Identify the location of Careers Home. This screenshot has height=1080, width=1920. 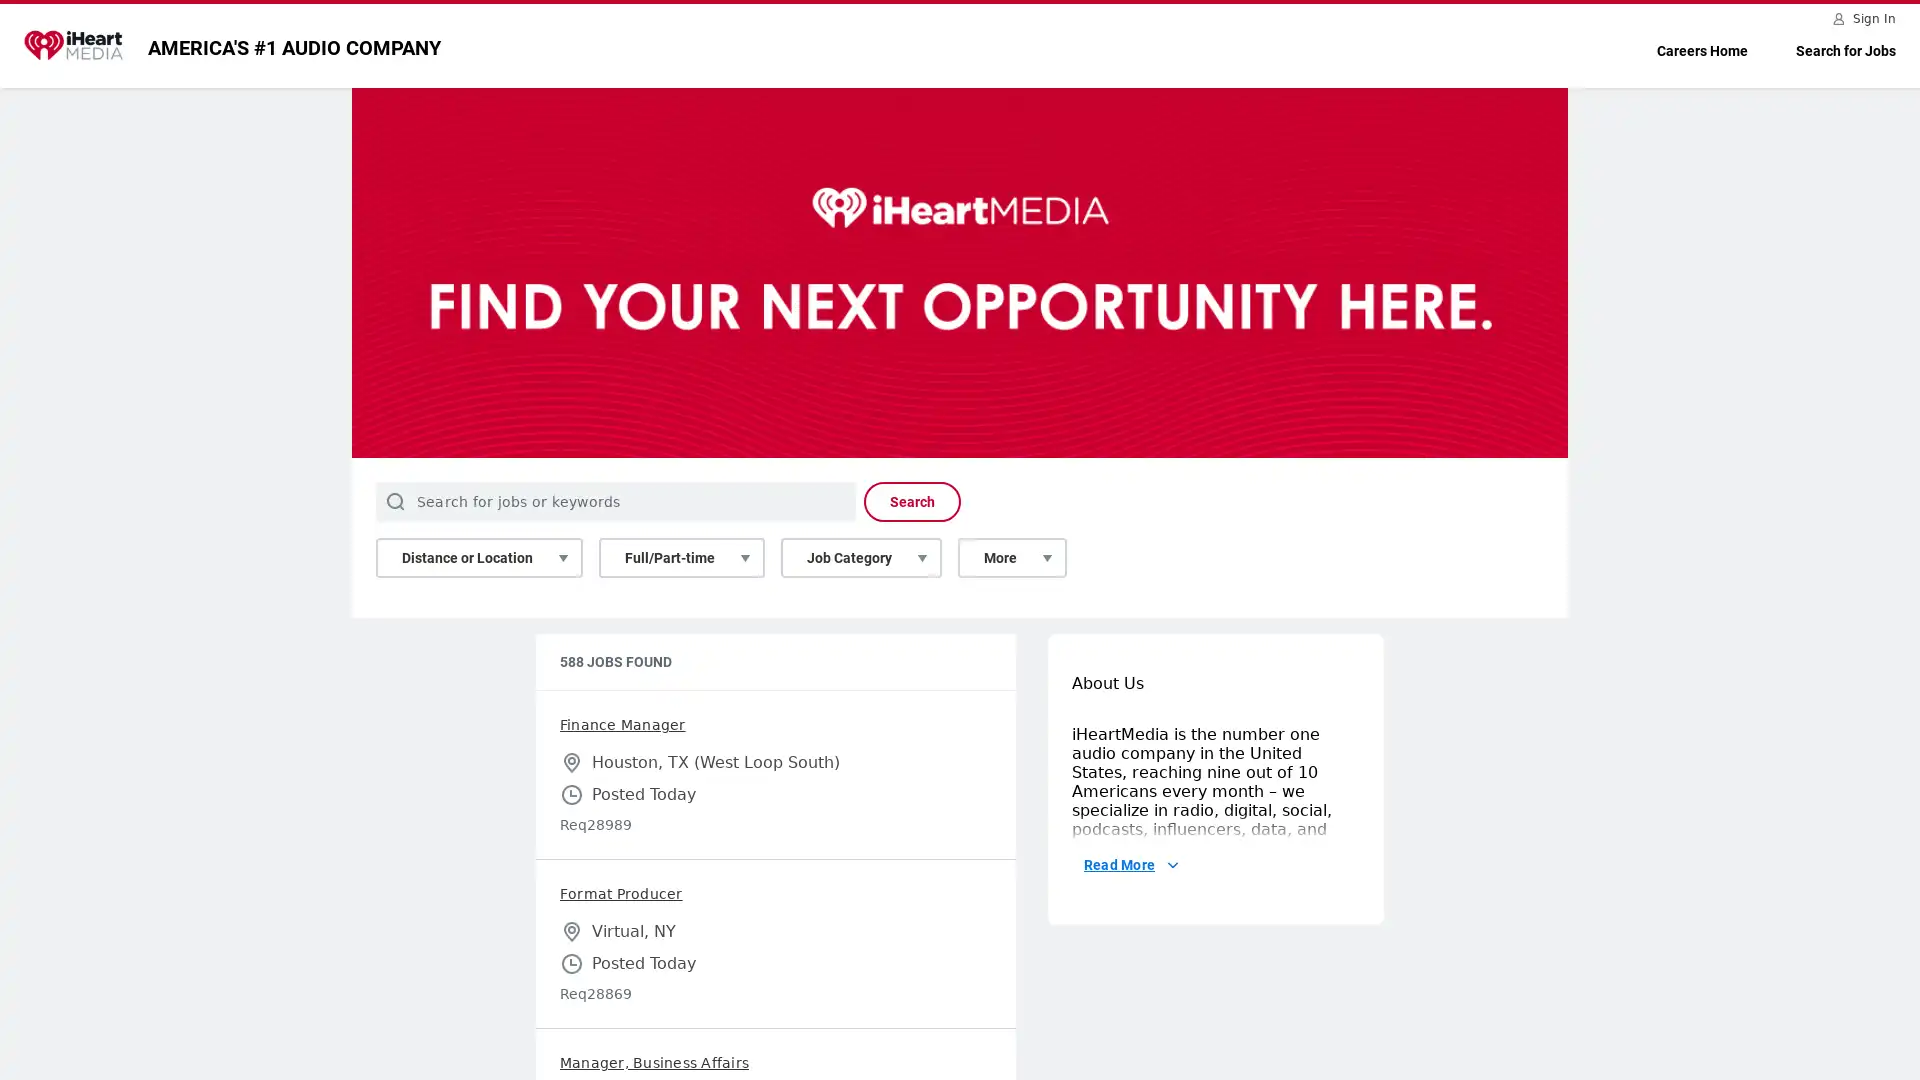
(1701, 50).